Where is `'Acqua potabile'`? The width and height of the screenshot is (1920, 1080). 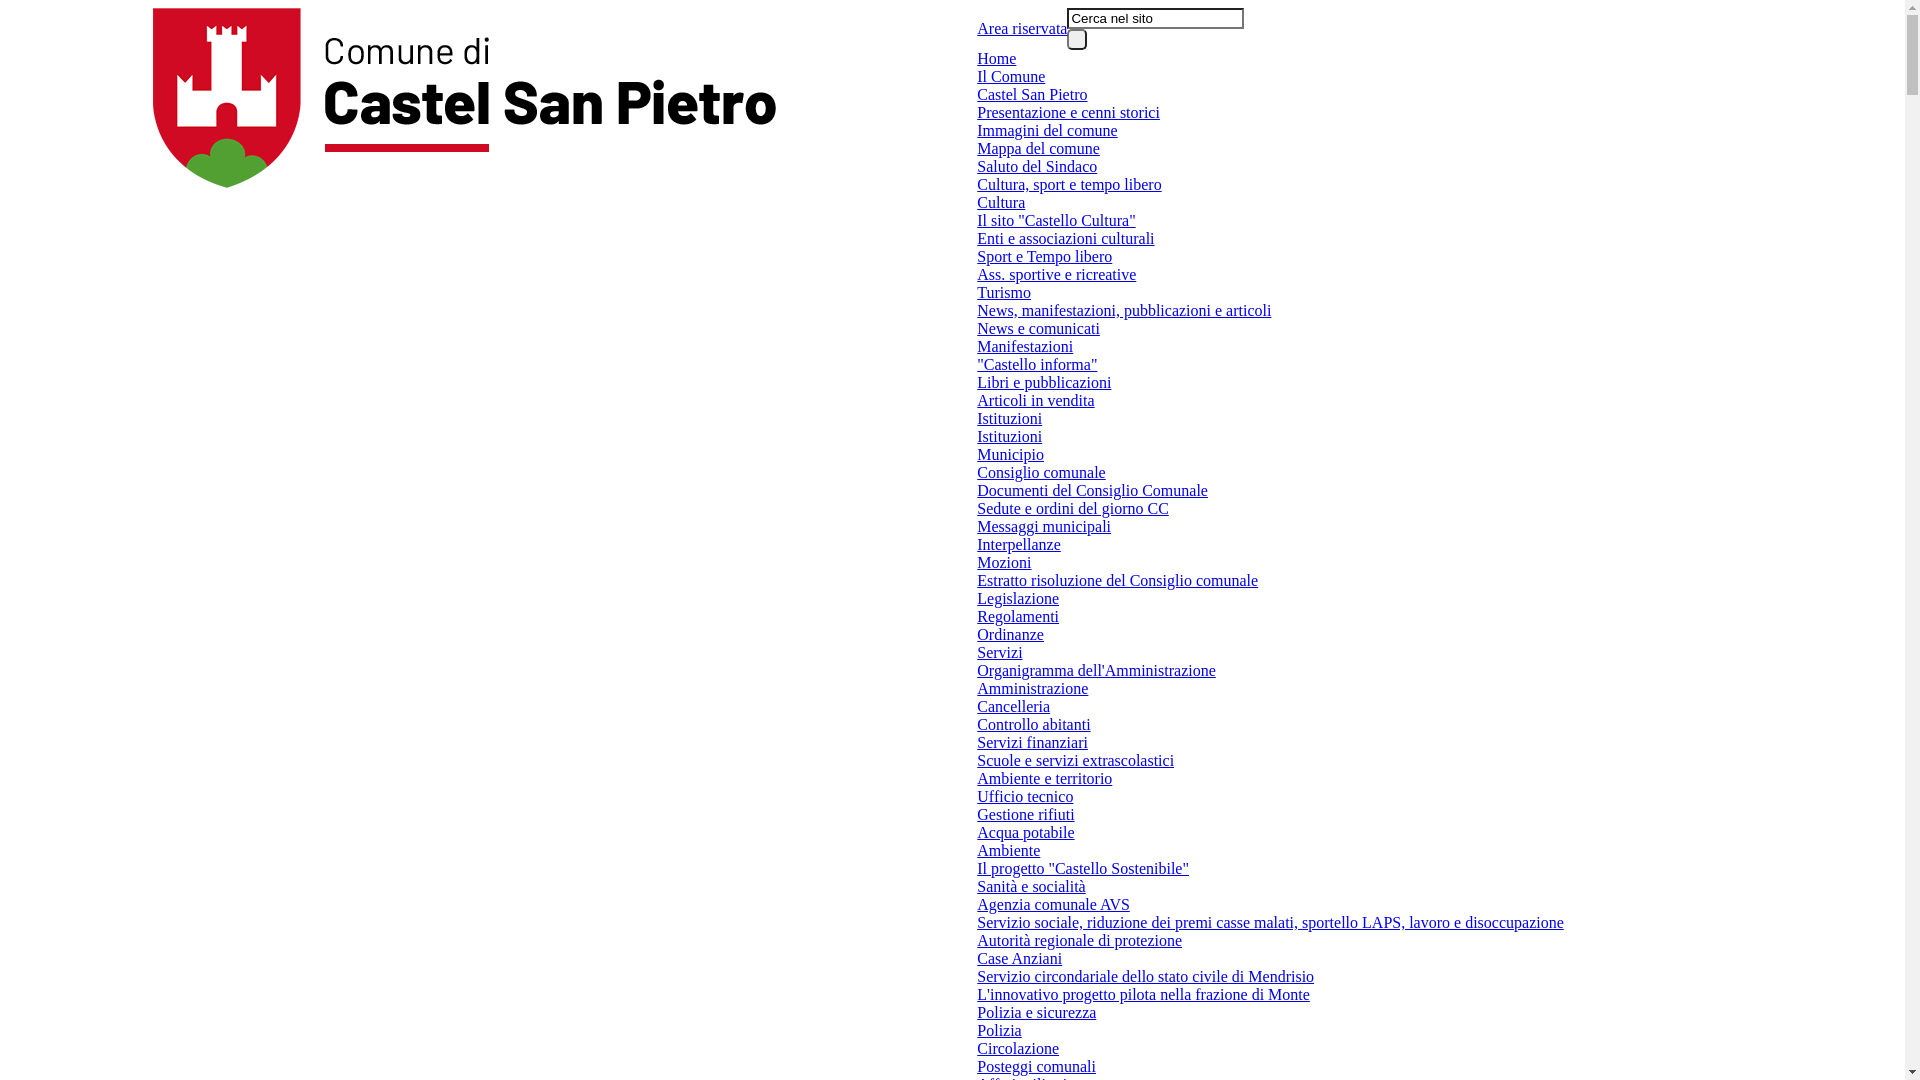
'Acqua potabile' is located at coordinates (1025, 833).